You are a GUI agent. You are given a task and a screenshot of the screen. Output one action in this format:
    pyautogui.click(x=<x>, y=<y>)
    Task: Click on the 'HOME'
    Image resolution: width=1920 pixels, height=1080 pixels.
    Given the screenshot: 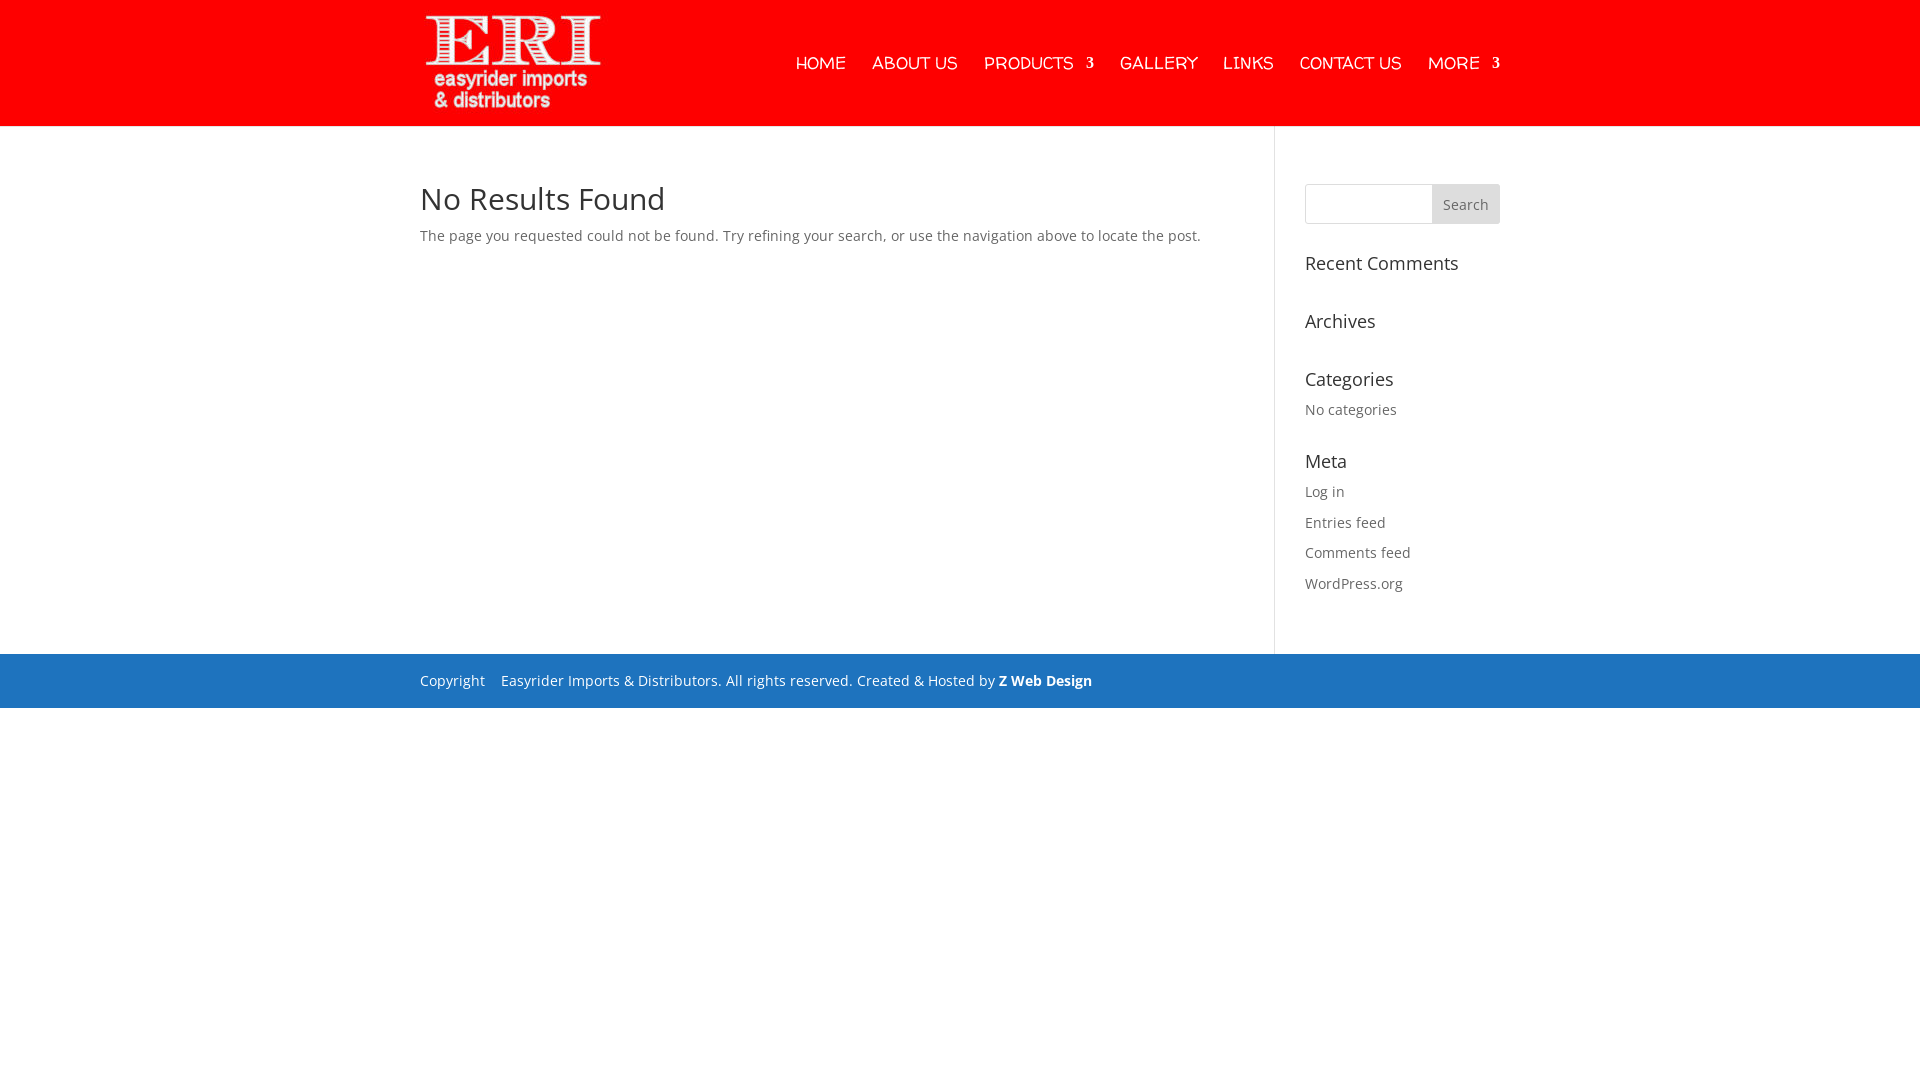 What is the action you would take?
    pyautogui.click(x=820, y=91)
    